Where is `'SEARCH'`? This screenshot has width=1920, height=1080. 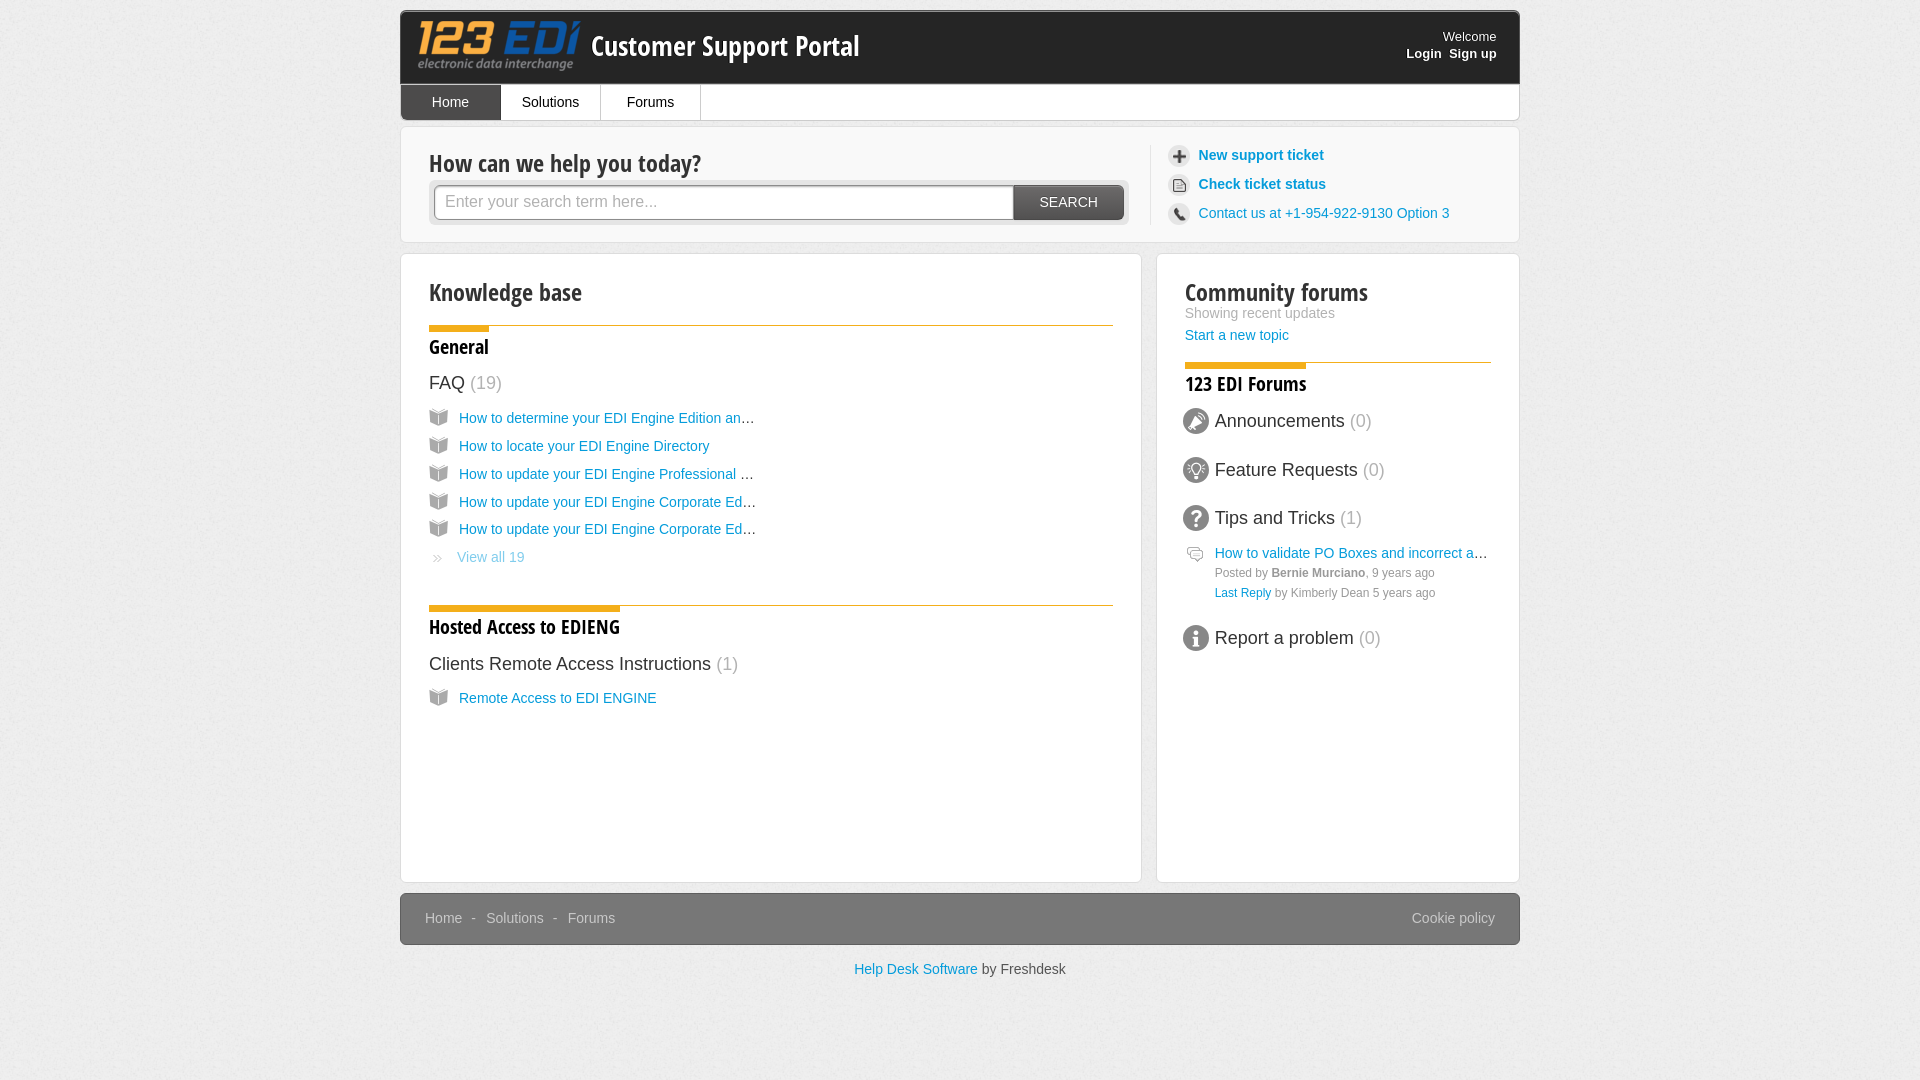
'SEARCH' is located at coordinates (1068, 202).